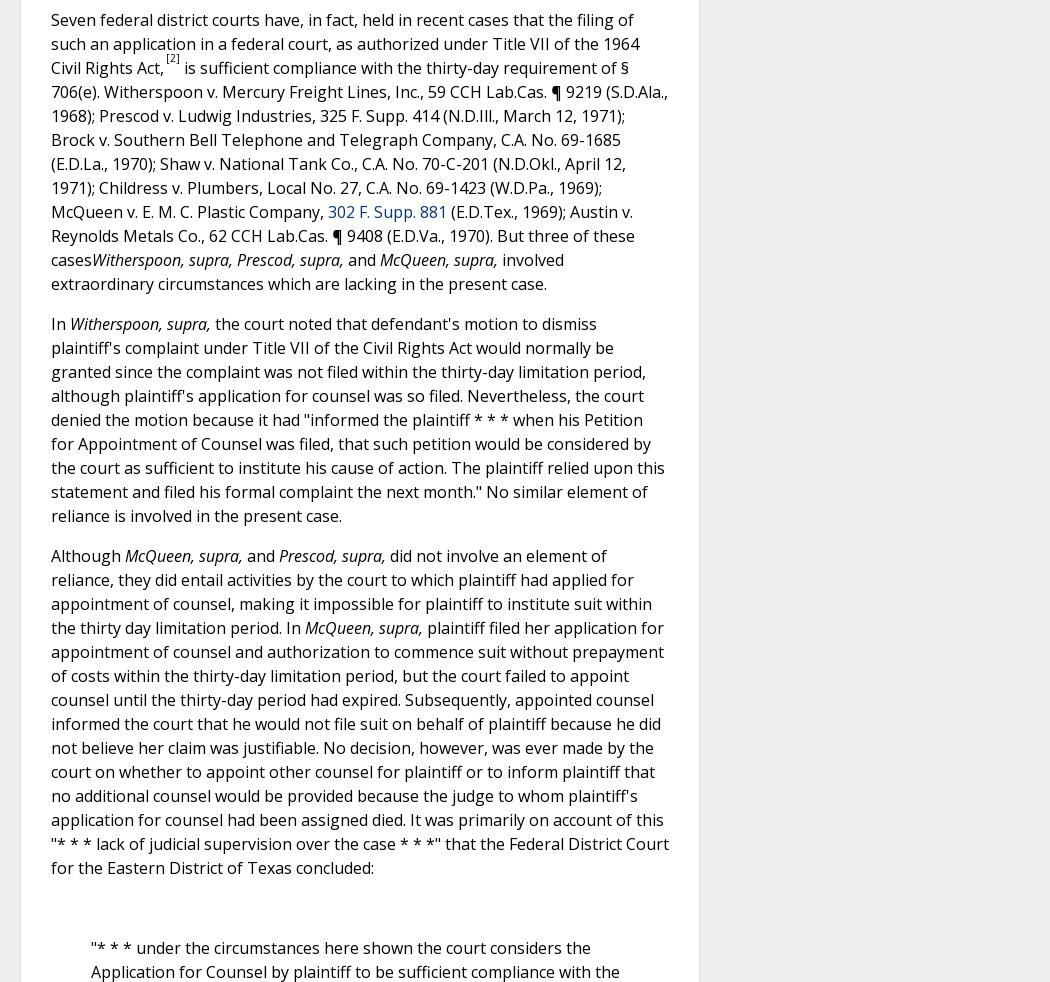 The image size is (1050, 982). What do you see at coordinates (358, 137) in the screenshot?
I see `'is sufficient compliance with the thirty-day requirement of § 706(e). Witherspoon v. Mercury Freight Lines, Inc., 59 CCH Lab.Cas. ¶ 9219 (S.D.Ala., 1968); Prescod v. Ludwig Industries, 325 F. Supp. 414 (N.D.Ill., March 12, 1971); Brock v. Southern Bell Telephone and Telegraph Company, C.A. No. 69-1685 (E.D.La., 1970); Shaw v. National Tank Co., C.A. No. 70-C-201 (N.D.Okl., April 12, 1971); Childress v. Plumbers, Local No. 27, C.A. No. 69-1423 (W.D.Pa., 1969); McQueen v. E. M. C. Plastic Company,'` at bounding box center [358, 137].